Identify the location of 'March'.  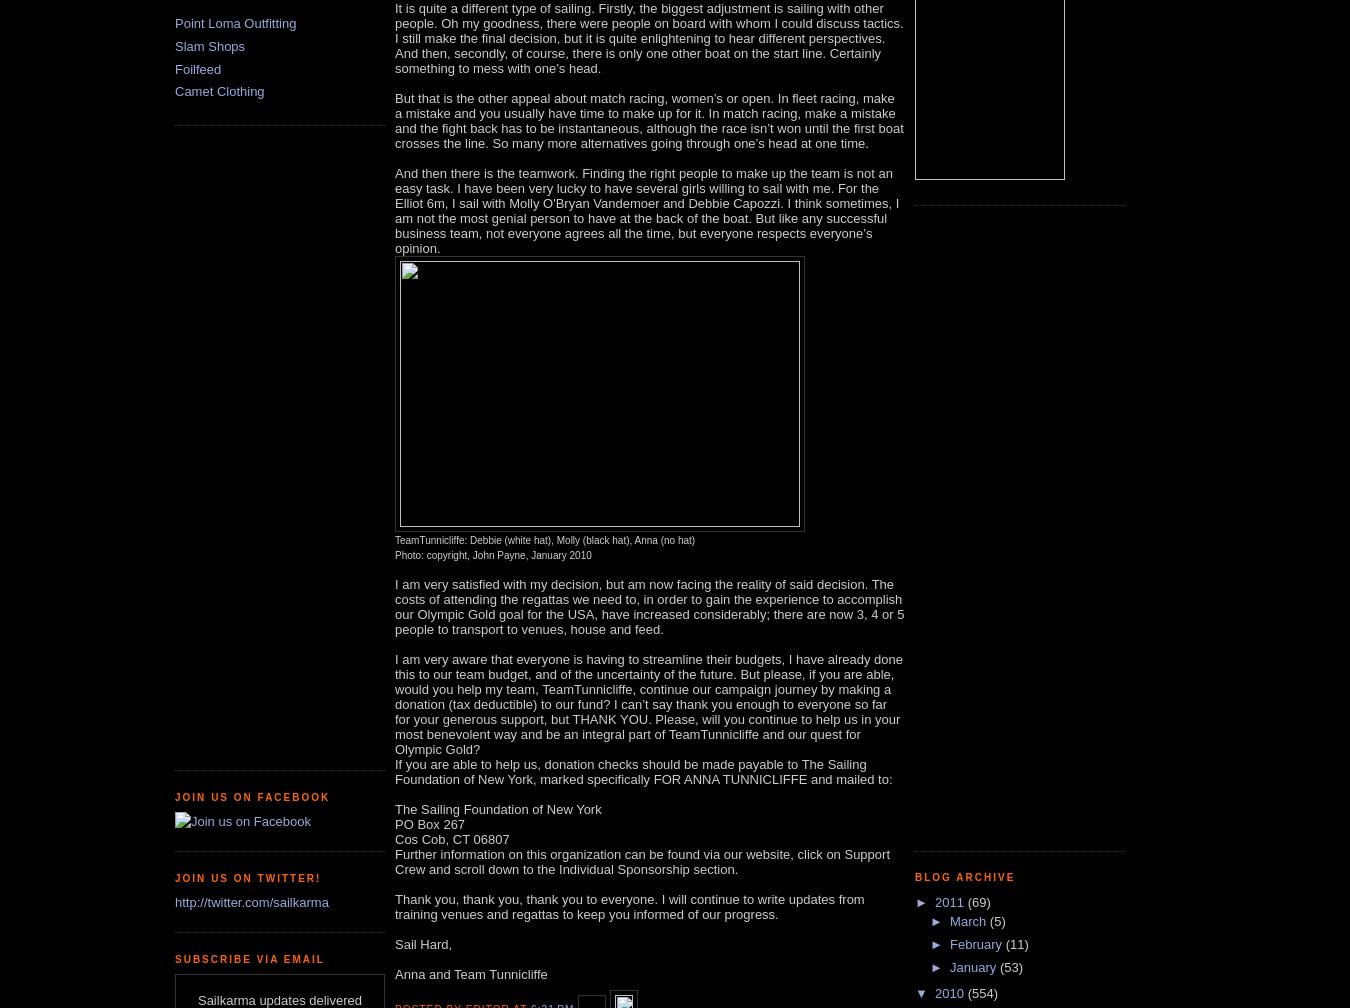
(948, 921).